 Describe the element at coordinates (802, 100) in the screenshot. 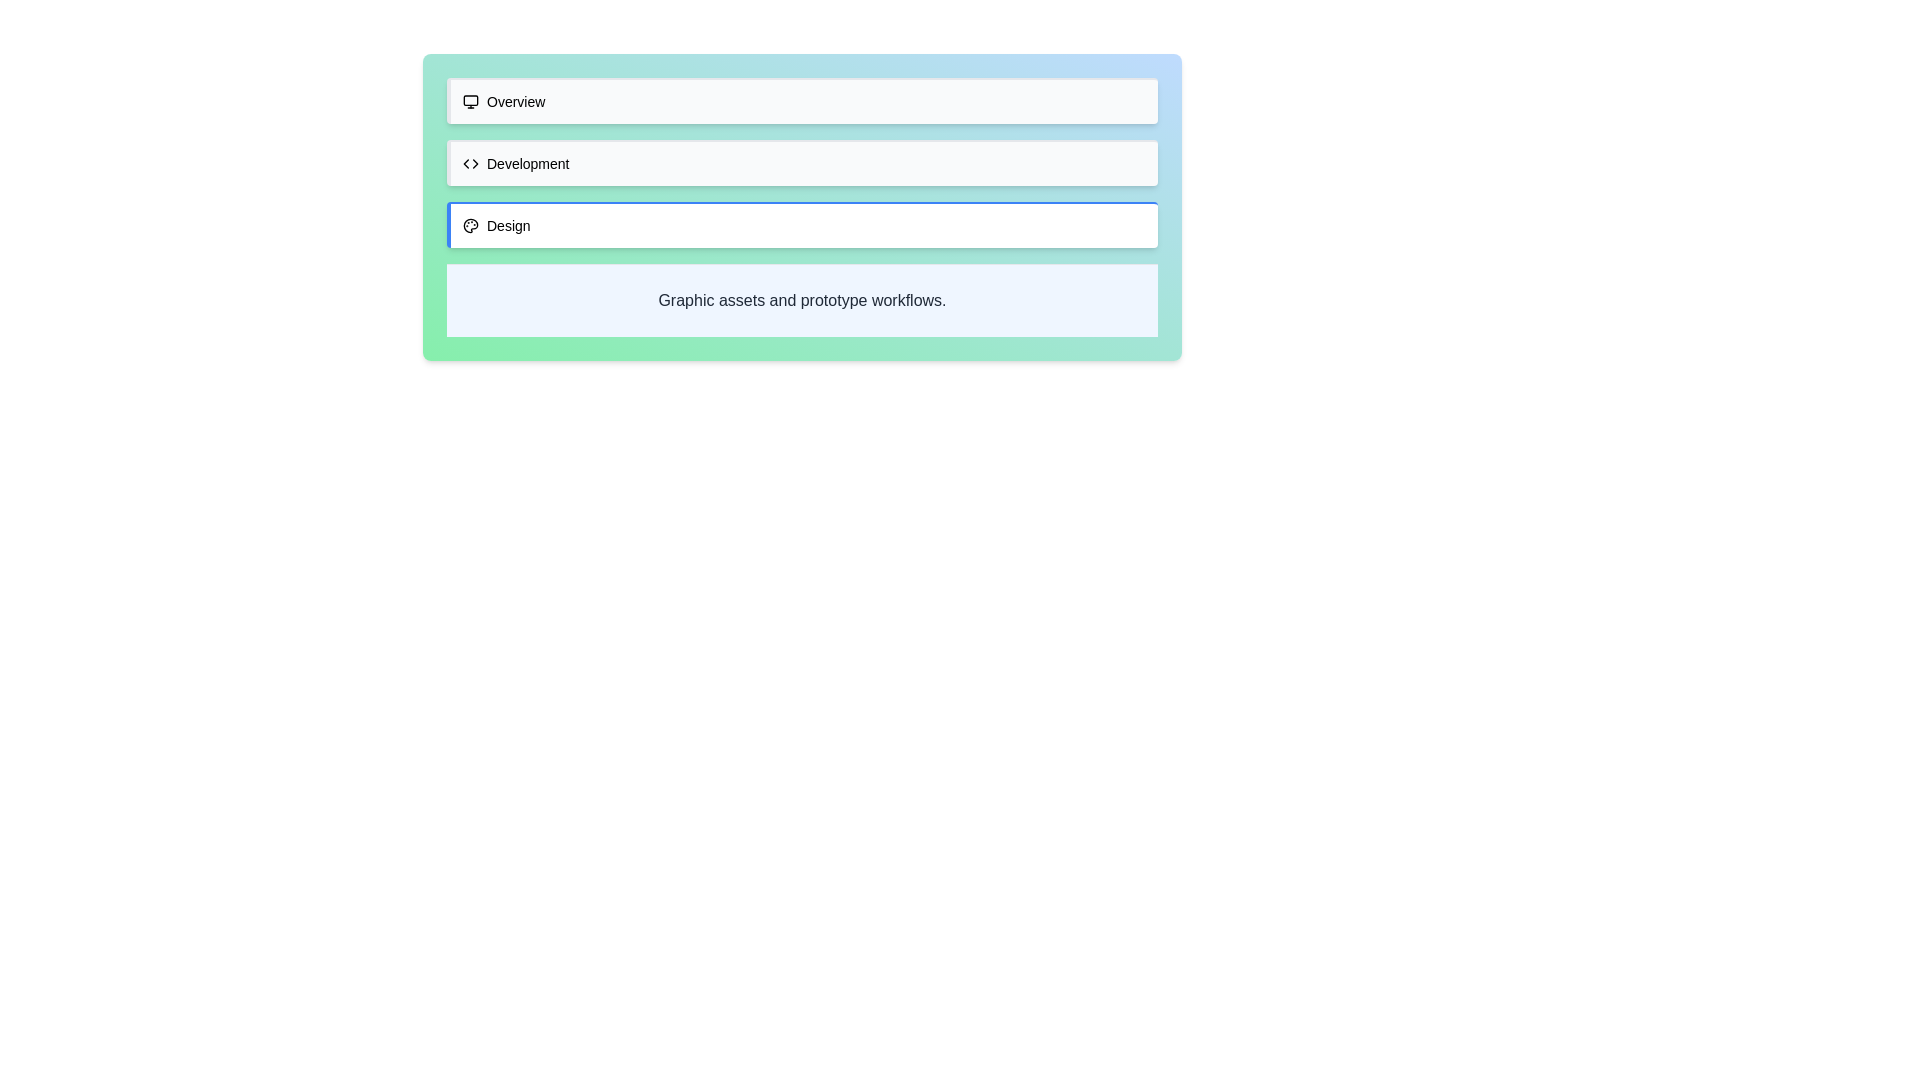

I see `the tab labeled Overview to see its hover effect` at that location.